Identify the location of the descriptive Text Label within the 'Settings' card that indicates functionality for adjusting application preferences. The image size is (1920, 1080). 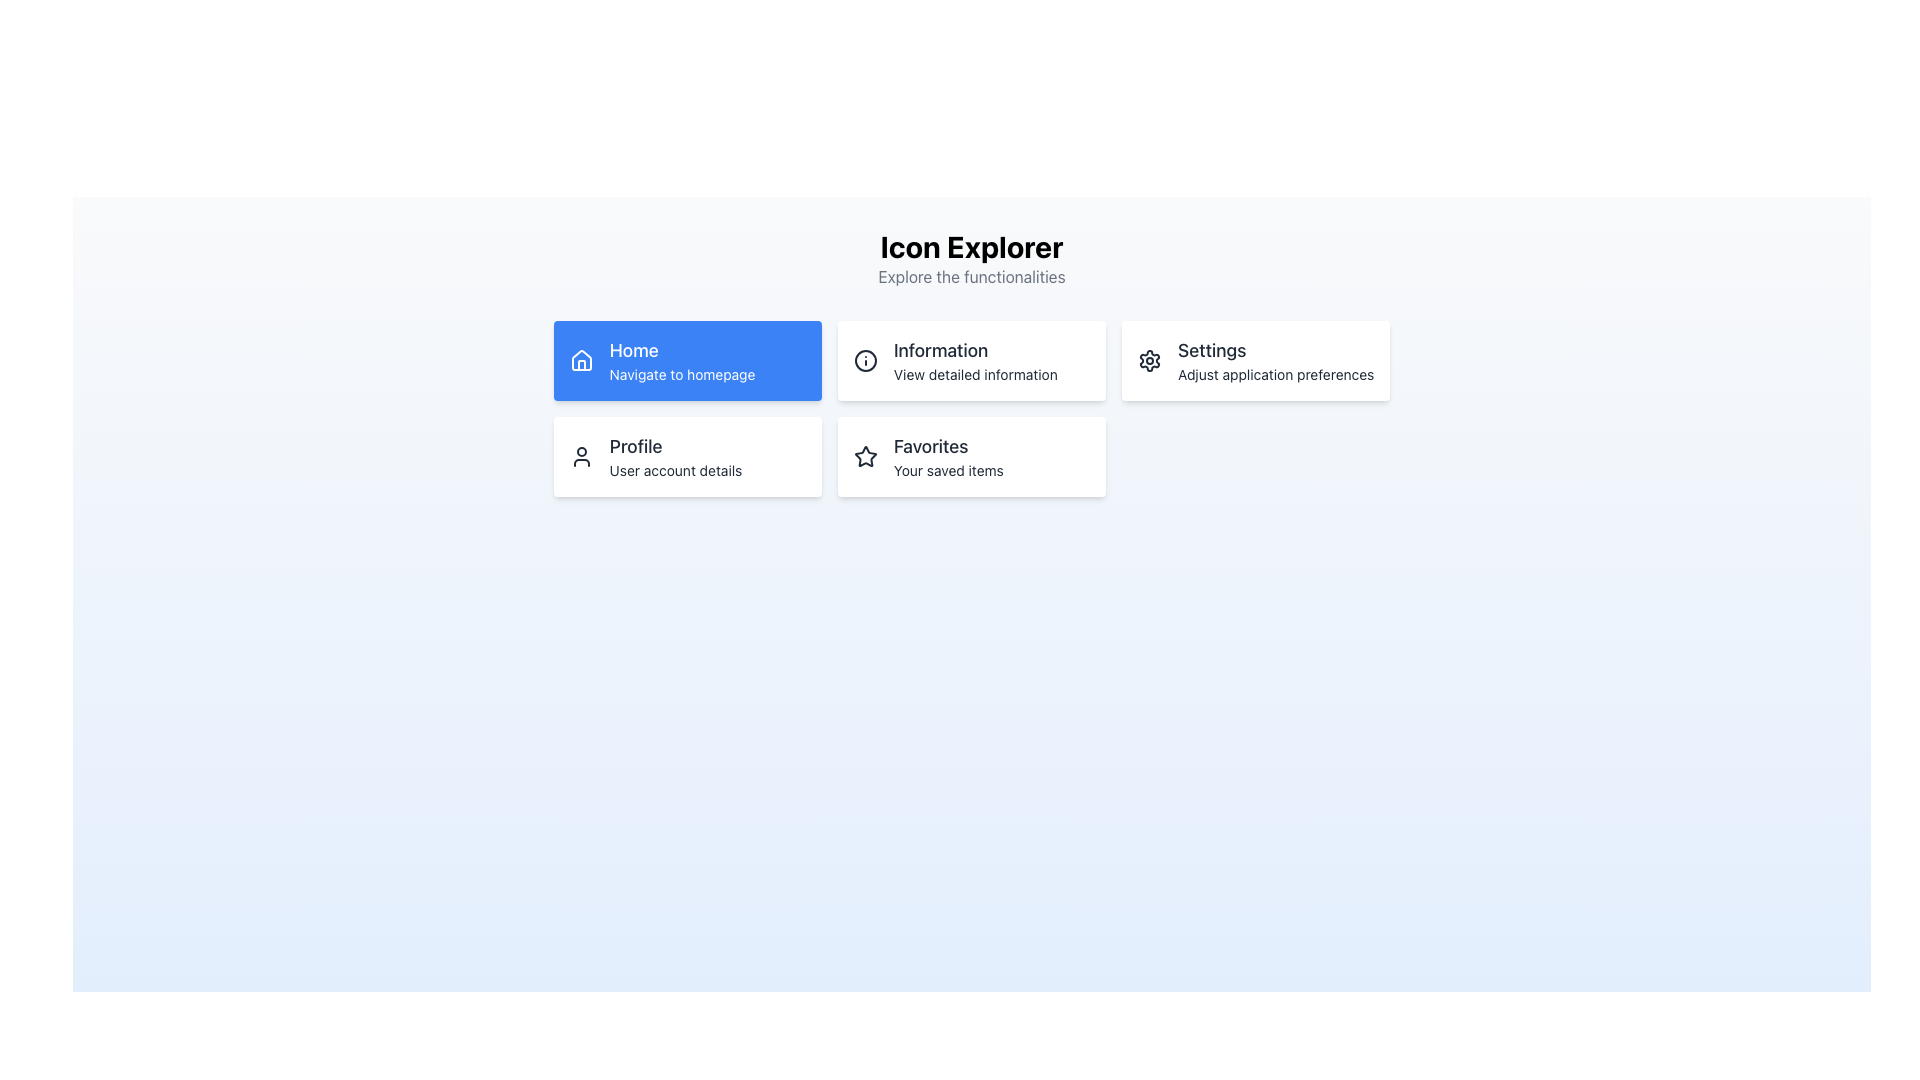
(1275, 374).